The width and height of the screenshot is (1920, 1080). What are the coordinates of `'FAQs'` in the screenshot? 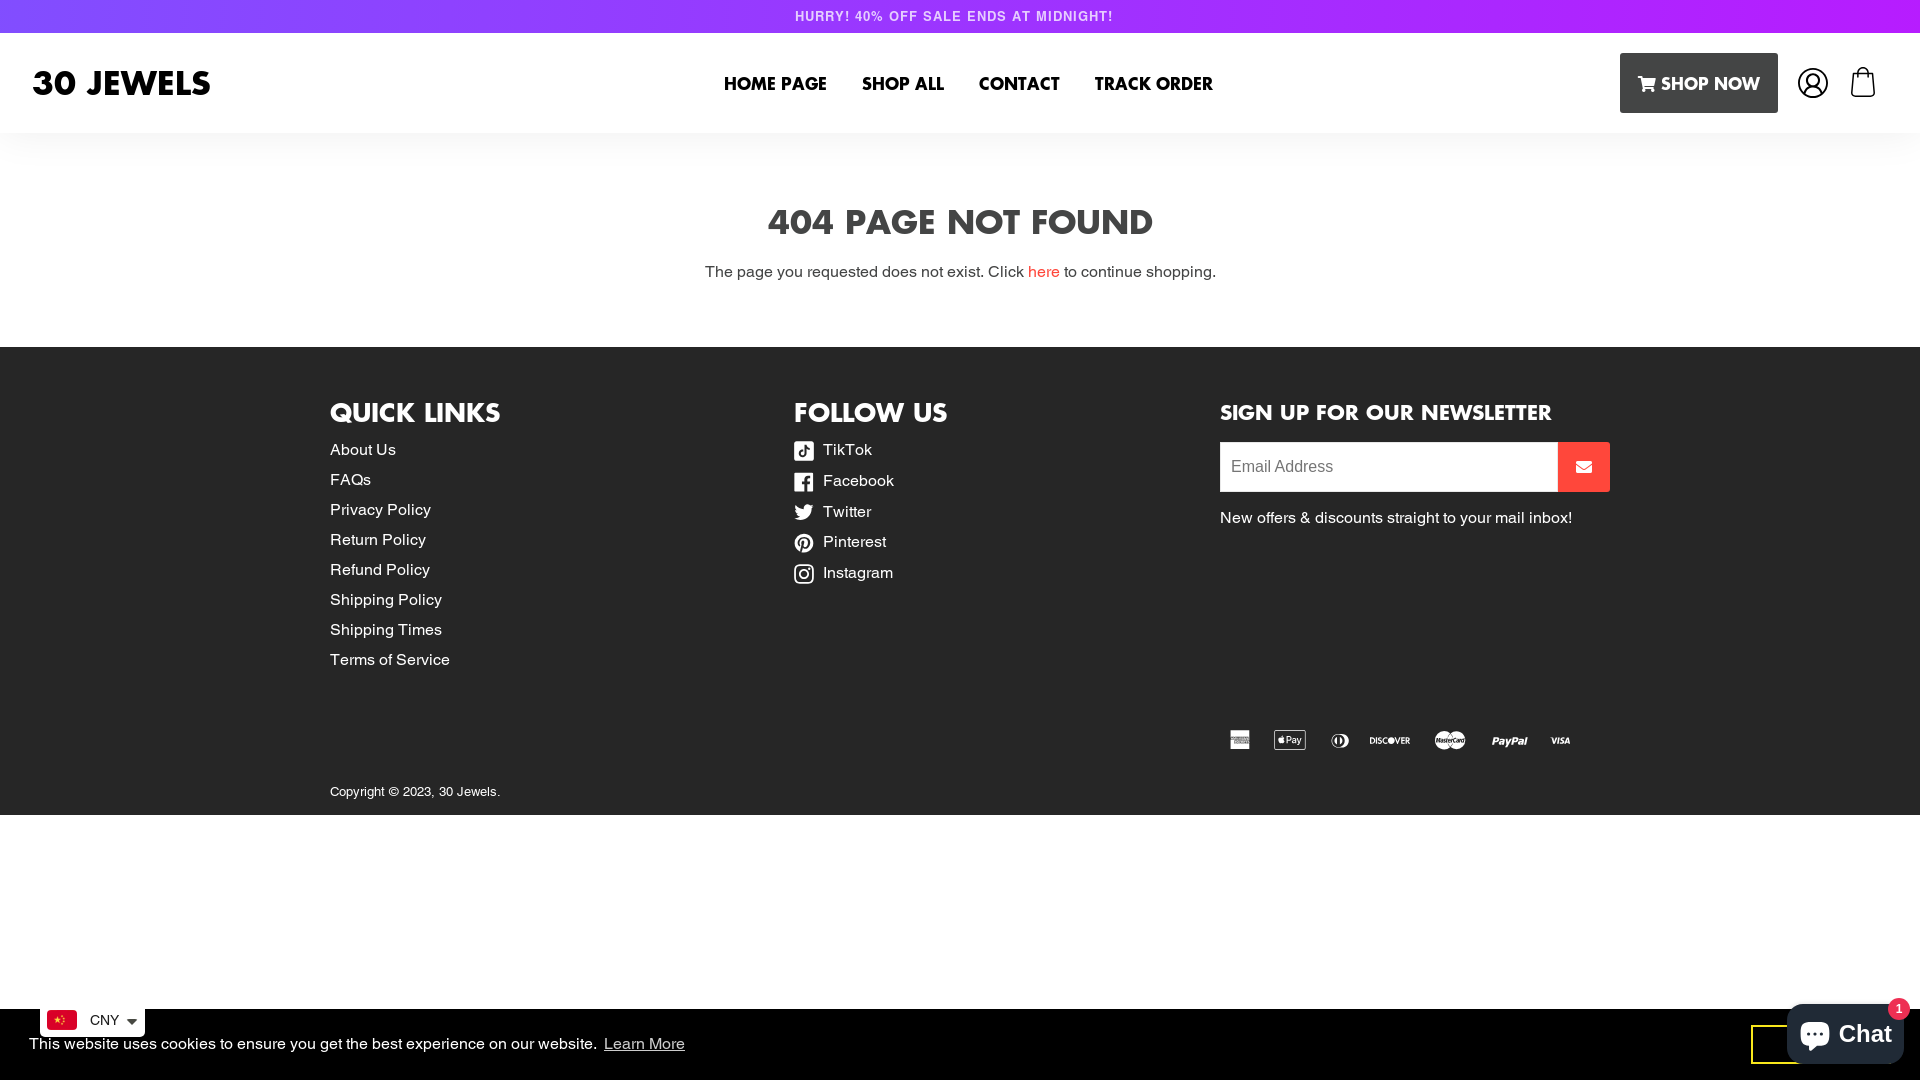 It's located at (330, 479).